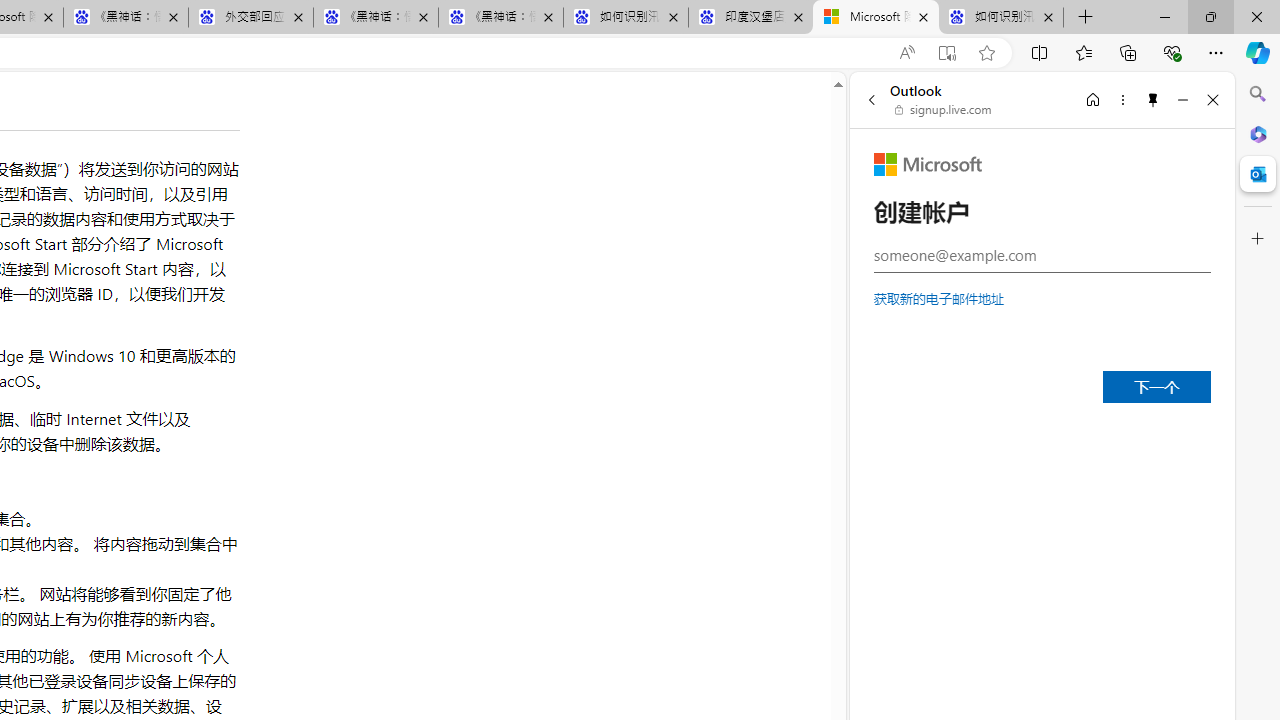 This screenshot has height=720, width=1280. What do you see at coordinates (1153, 99) in the screenshot?
I see `'Unpin side pane'` at bounding box center [1153, 99].